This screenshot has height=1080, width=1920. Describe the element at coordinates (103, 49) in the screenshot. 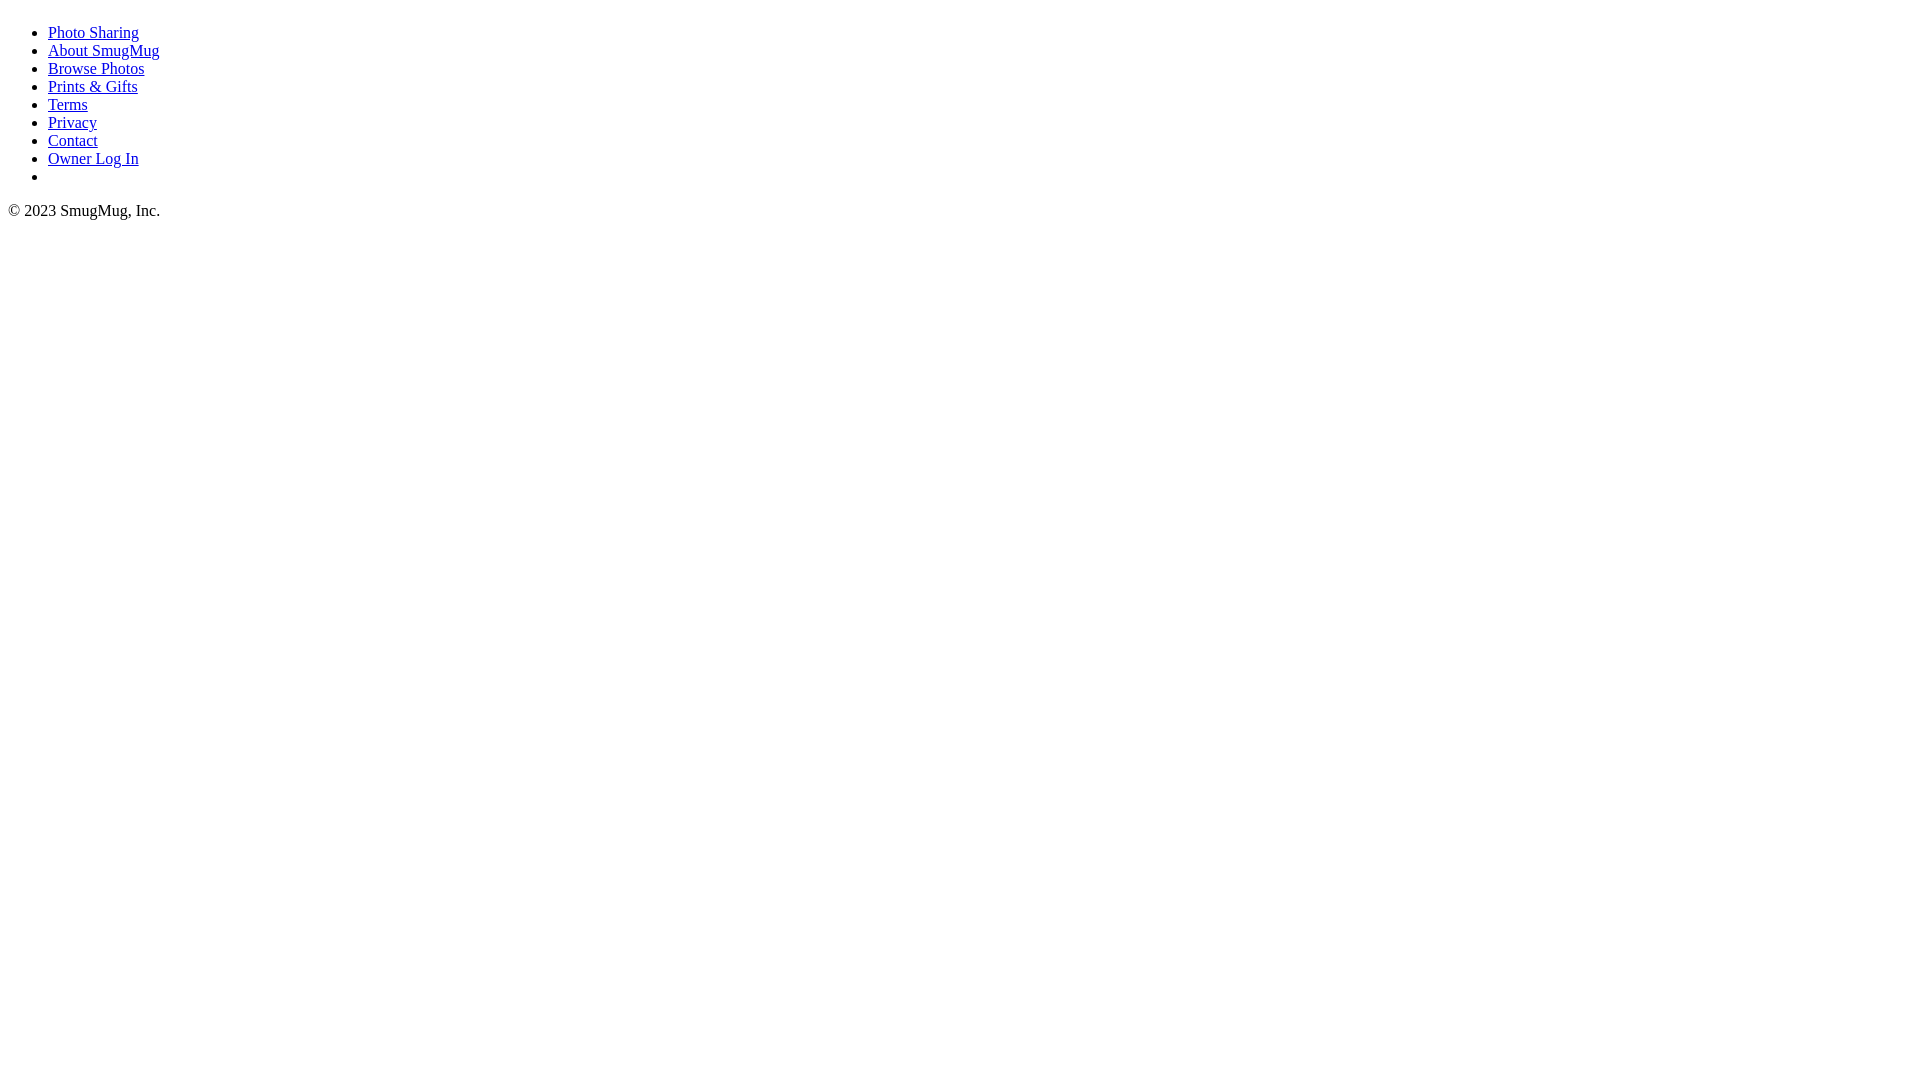

I see `'About SmugMug'` at that location.